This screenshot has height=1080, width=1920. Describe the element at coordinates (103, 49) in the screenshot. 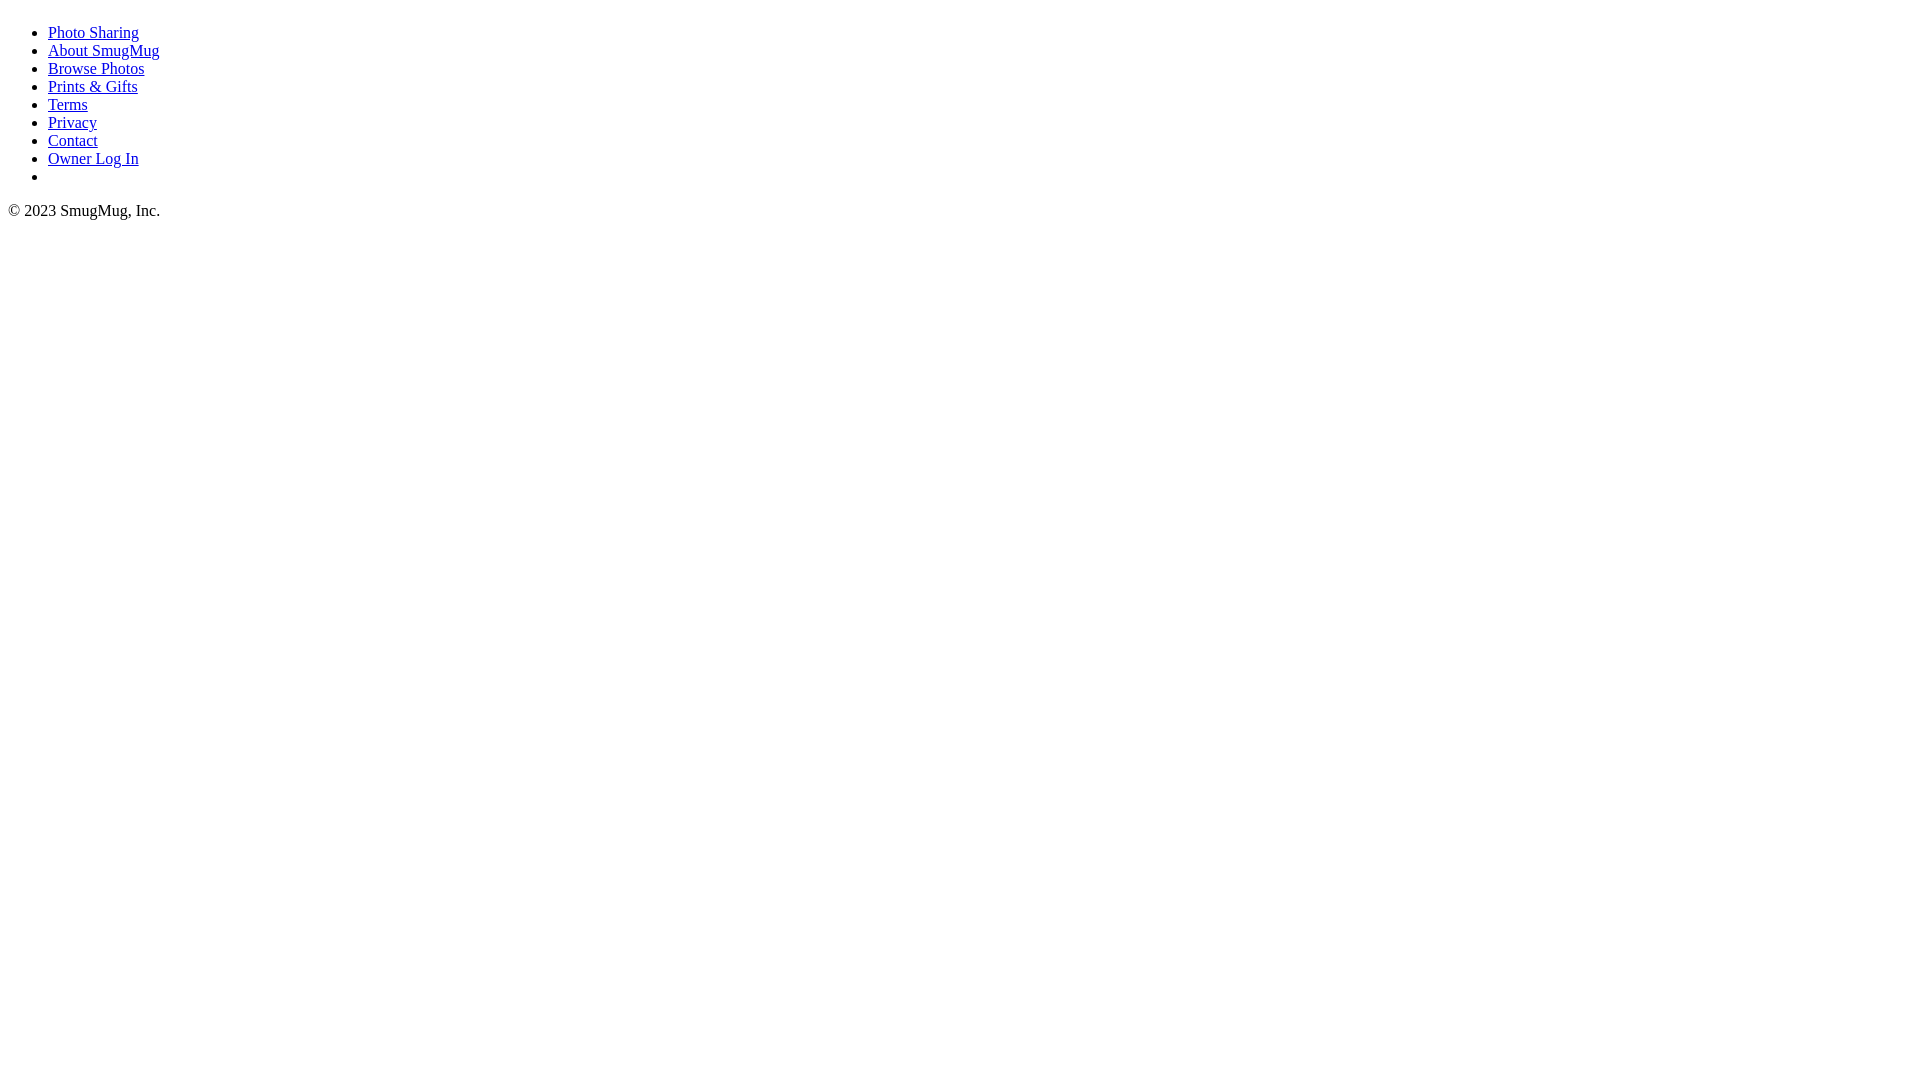

I see `'About SmugMug'` at that location.